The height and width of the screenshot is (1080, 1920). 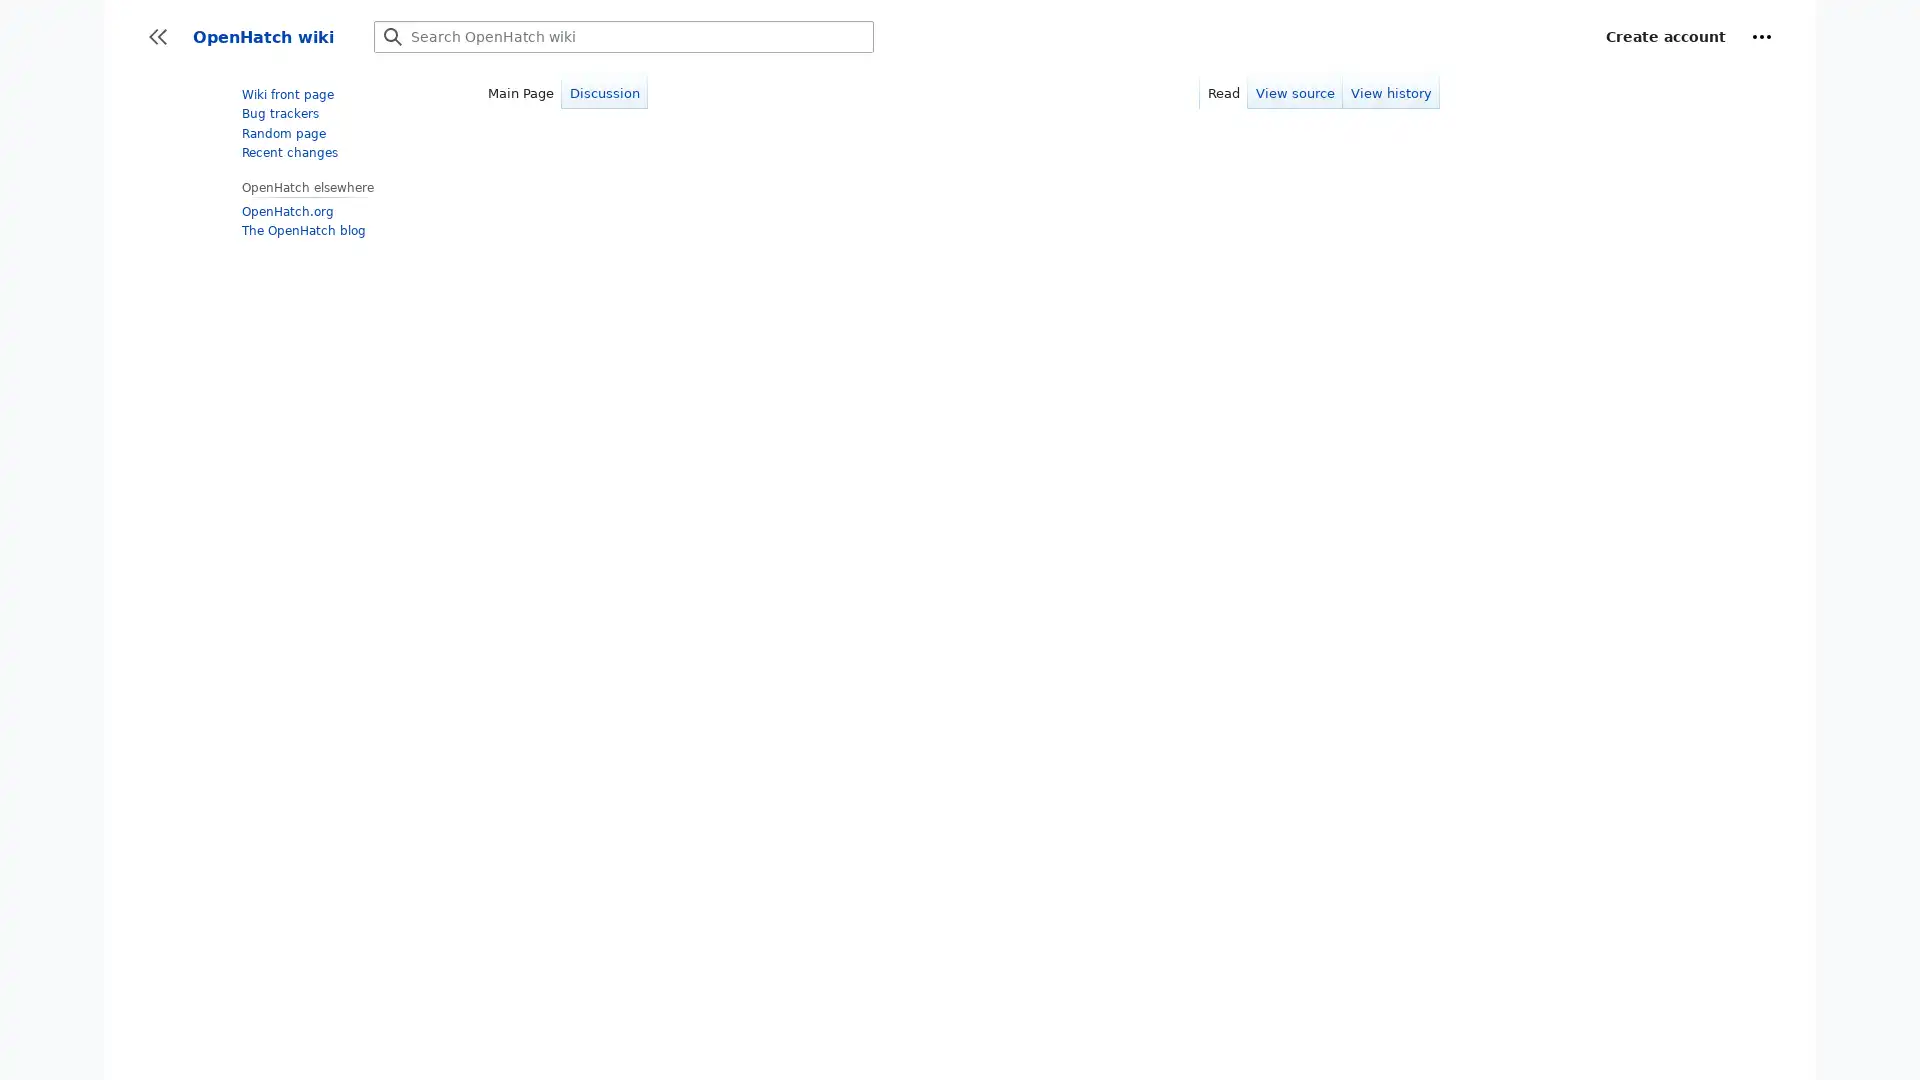 I want to click on dismiss, so click(x=1400, y=263).